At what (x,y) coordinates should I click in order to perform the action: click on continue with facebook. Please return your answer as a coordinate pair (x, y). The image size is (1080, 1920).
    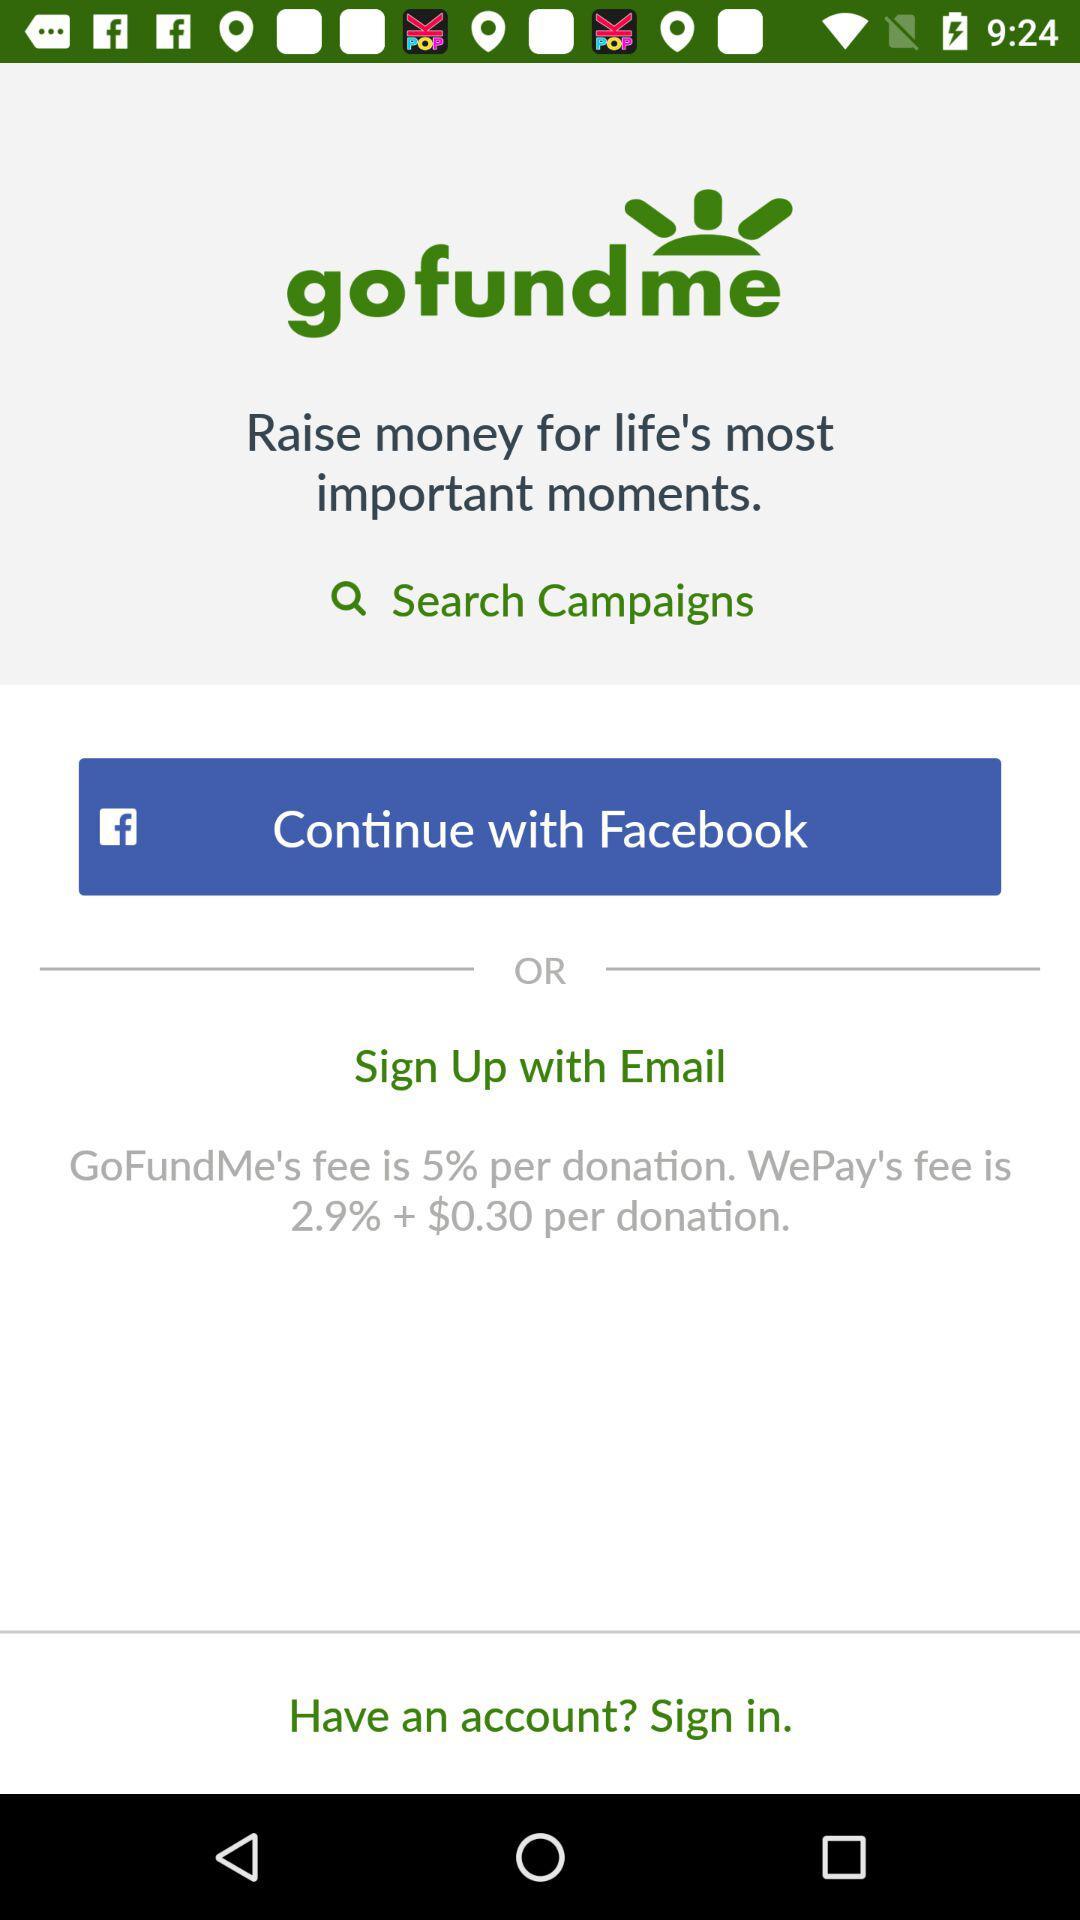
    Looking at the image, I should click on (540, 826).